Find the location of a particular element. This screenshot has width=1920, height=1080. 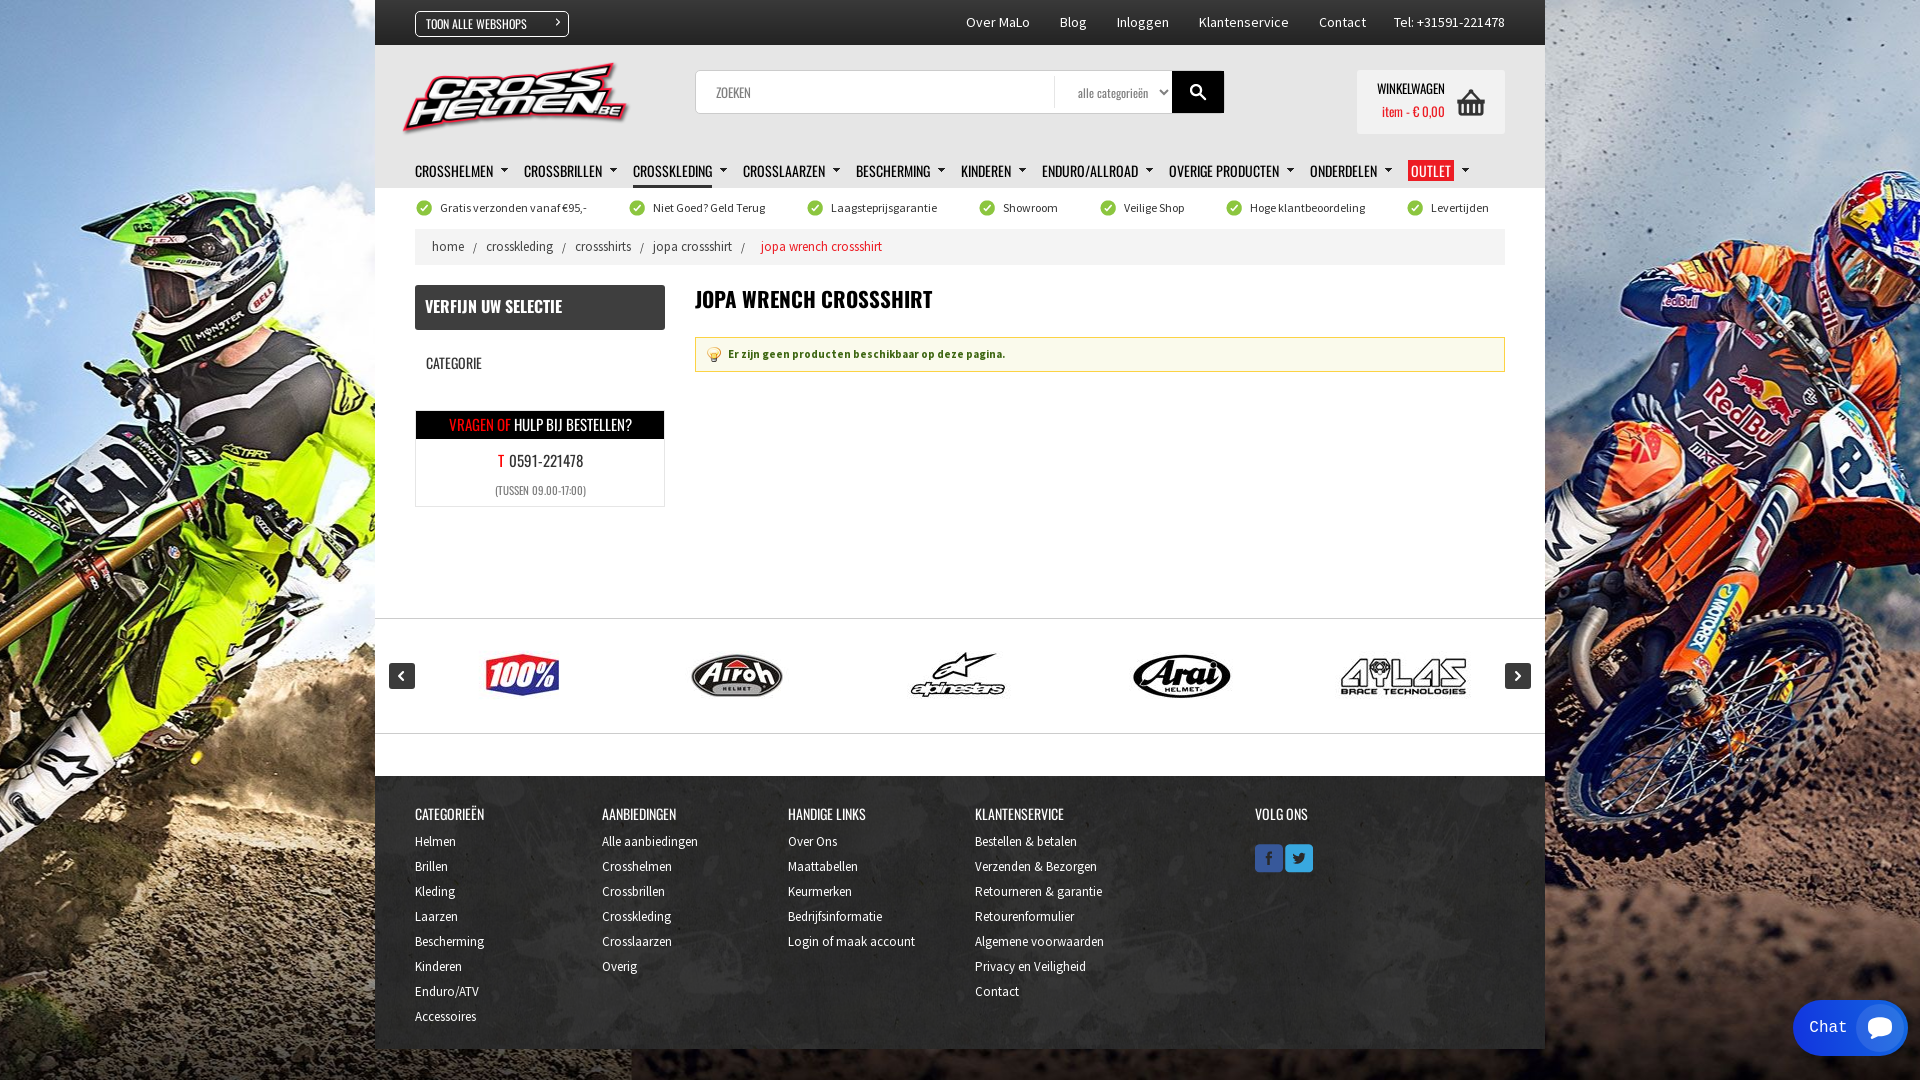

'Showroom' is located at coordinates (1030, 207).